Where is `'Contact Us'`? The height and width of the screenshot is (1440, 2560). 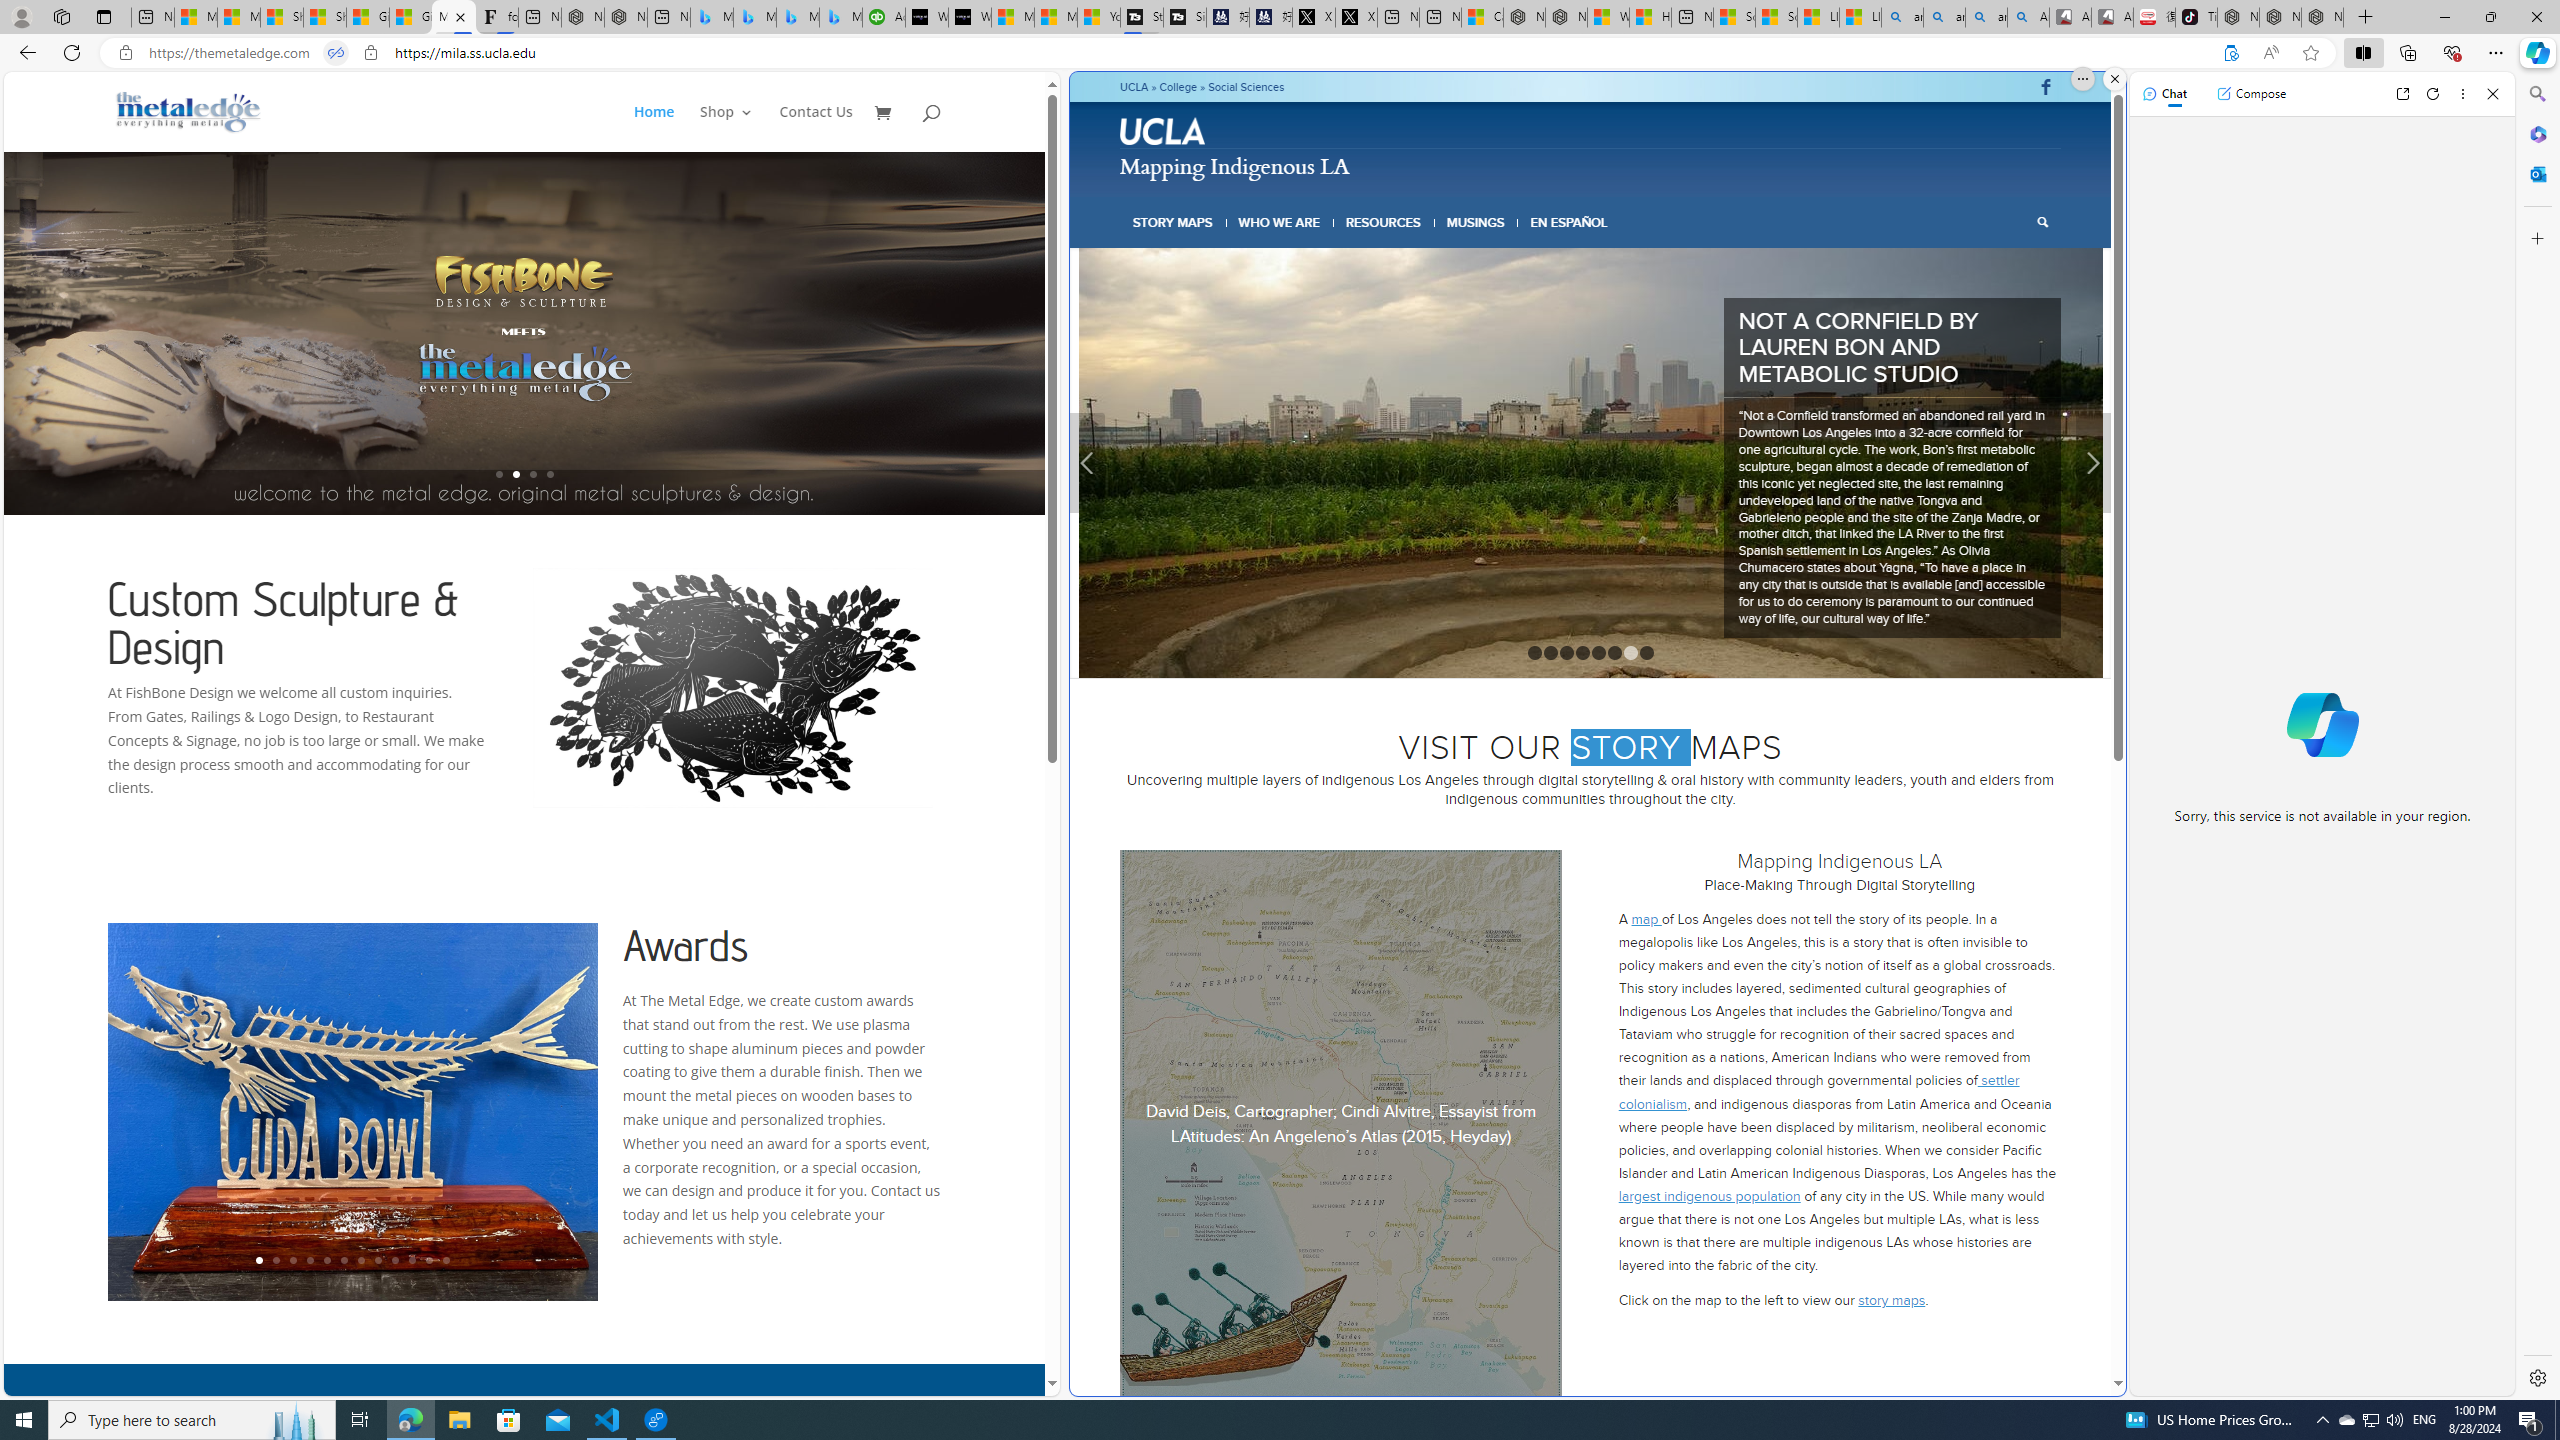
'Contact Us' is located at coordinates (815, 127).